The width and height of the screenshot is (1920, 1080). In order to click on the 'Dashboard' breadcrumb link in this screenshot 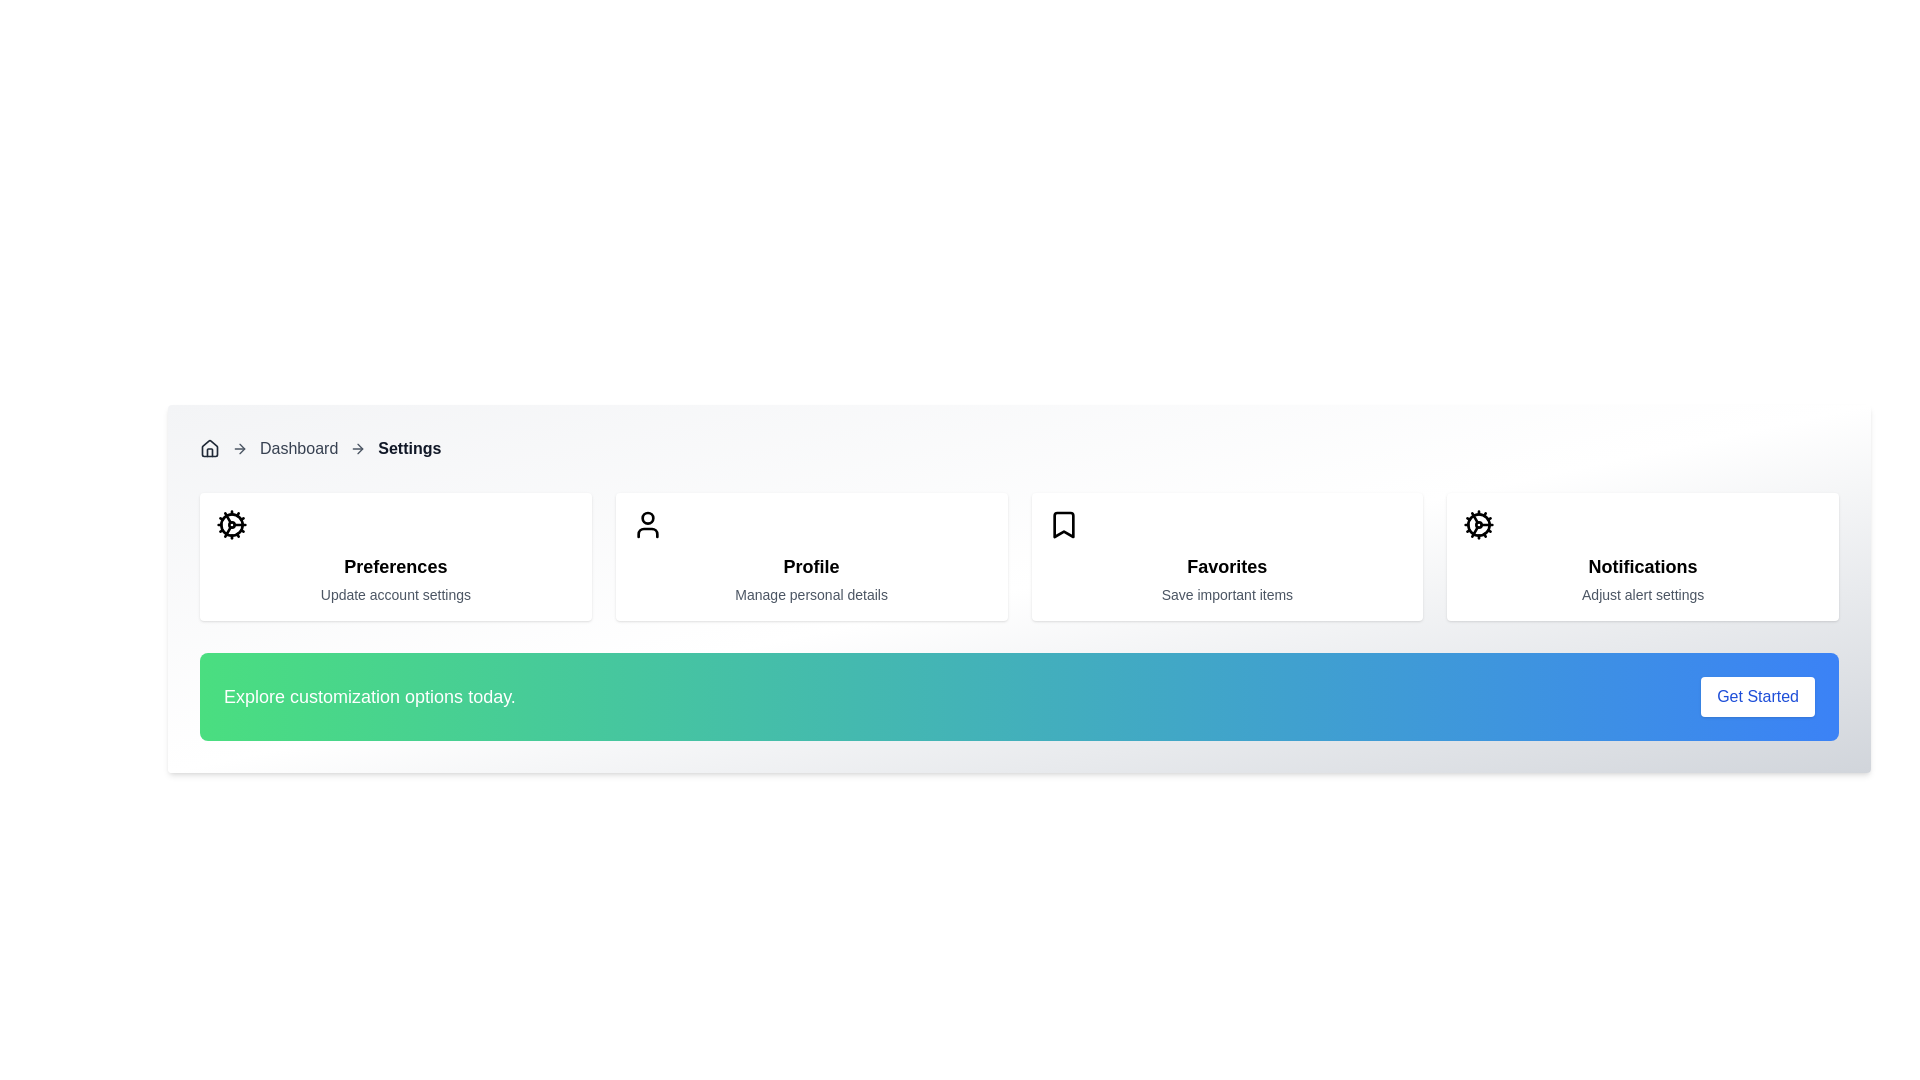, I will do `click(298, 447)`.